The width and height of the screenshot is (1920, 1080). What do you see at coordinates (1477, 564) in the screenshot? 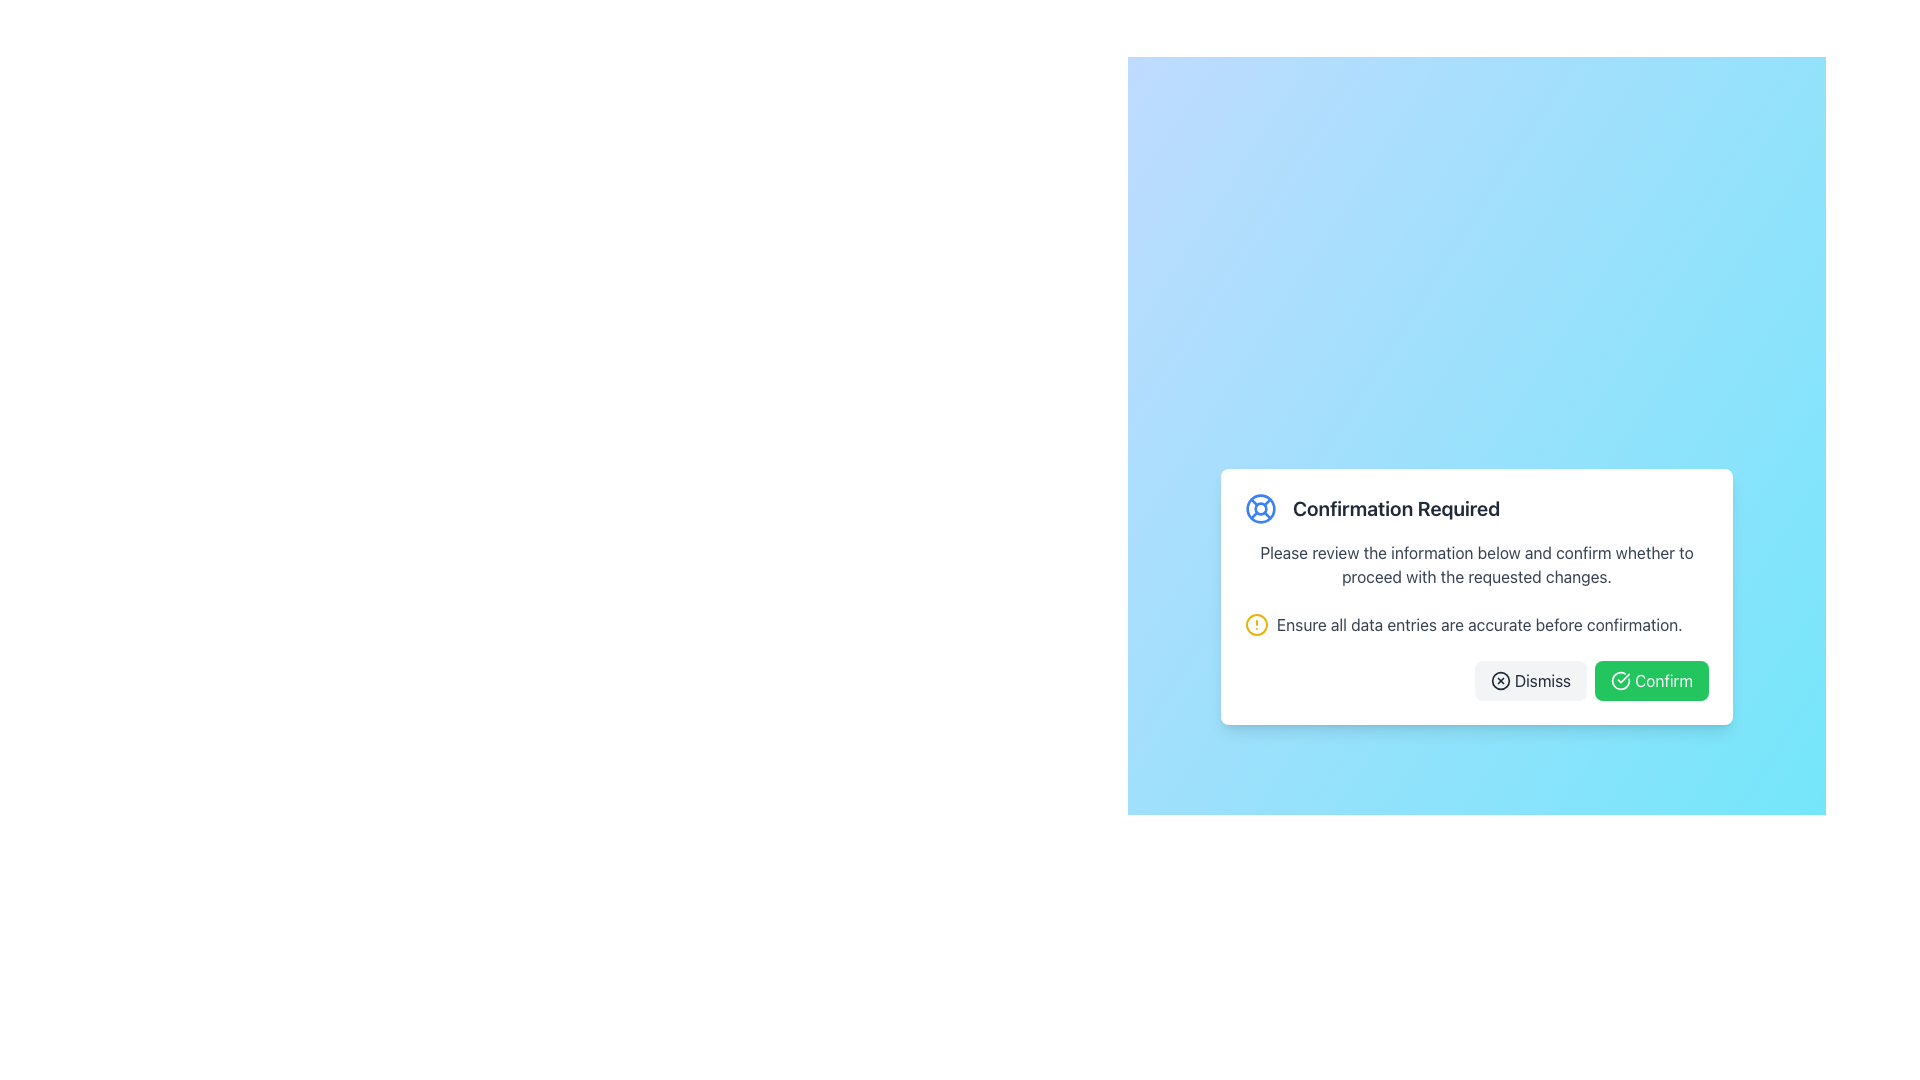
I see `the static text reading 'Please review the information below and confirm whether to proceed with the requested changes.', which is styled in gray font and positioned within a modal dialog box, below the title 'Confirmation Required'` at bounding box center [1477, 564].